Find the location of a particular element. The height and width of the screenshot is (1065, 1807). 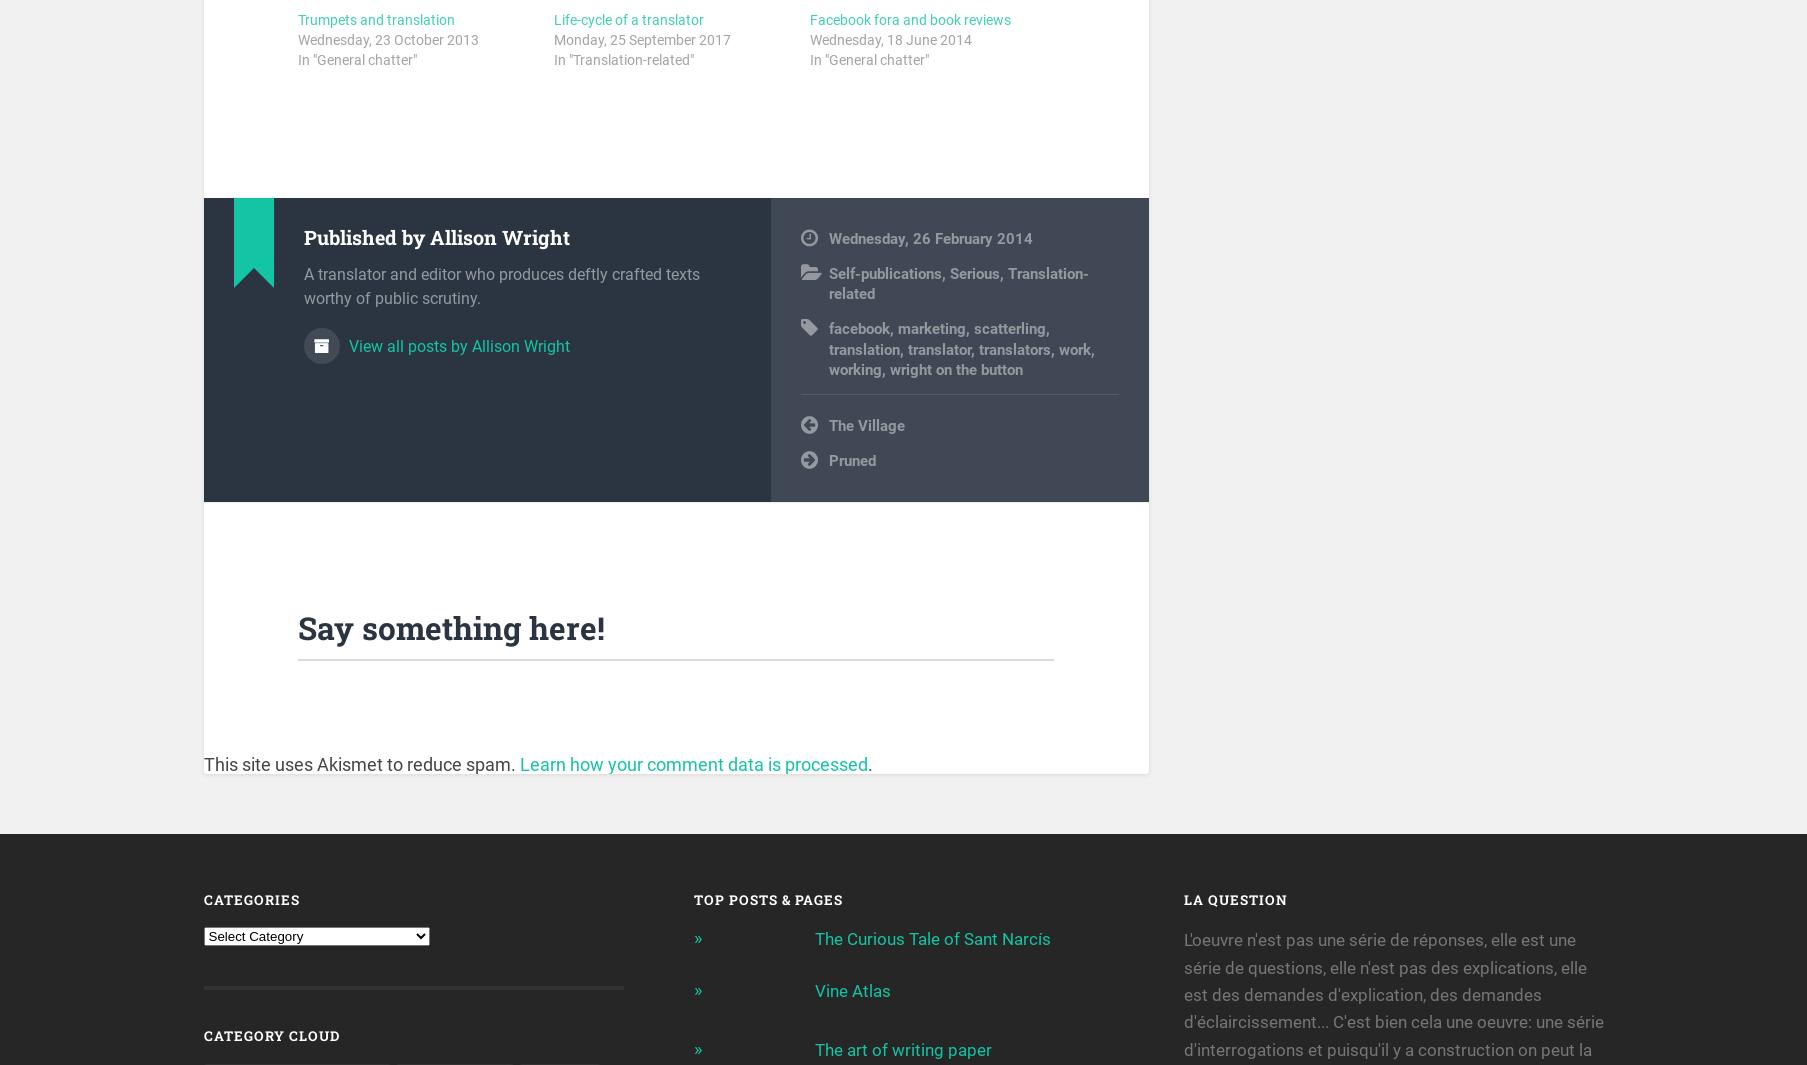

'Self-publications' is located at coordinates (884, 276).